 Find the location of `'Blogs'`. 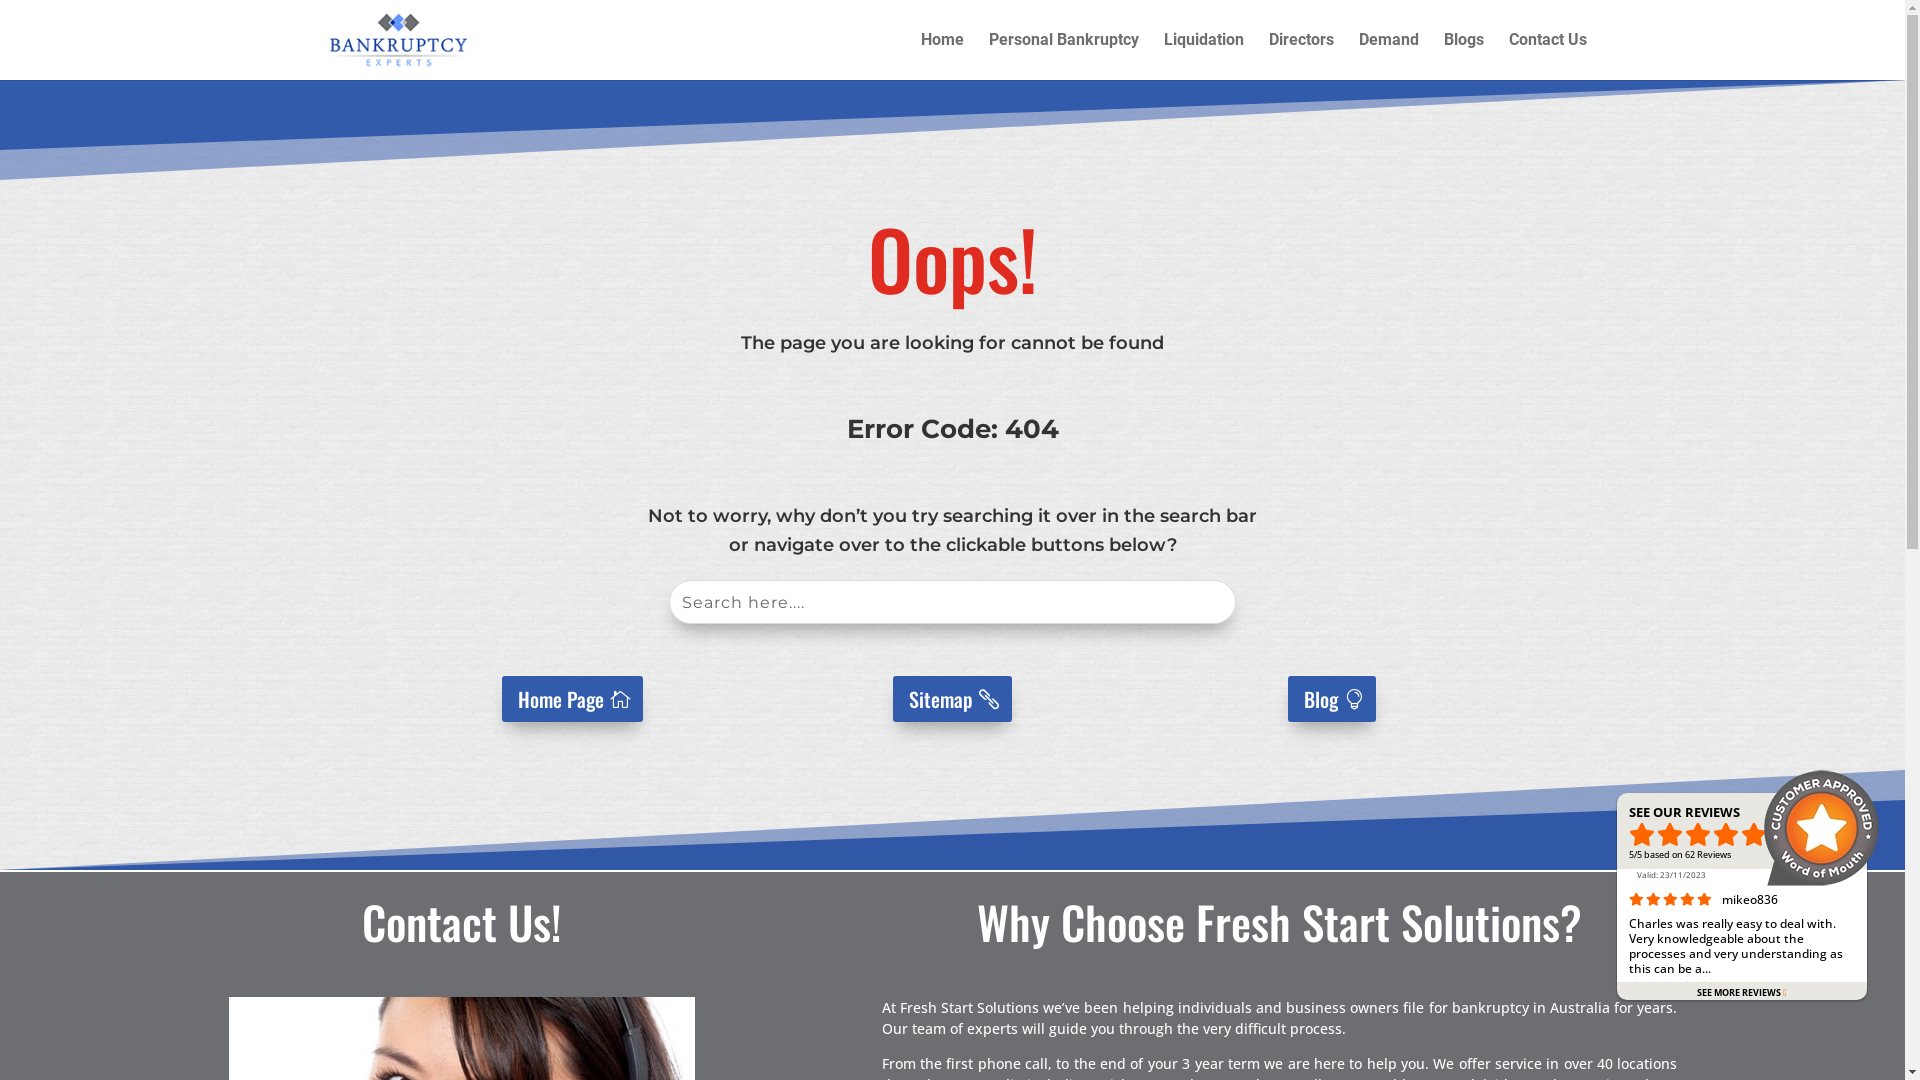

'Blogs' is located at coordinates (1464, 55).